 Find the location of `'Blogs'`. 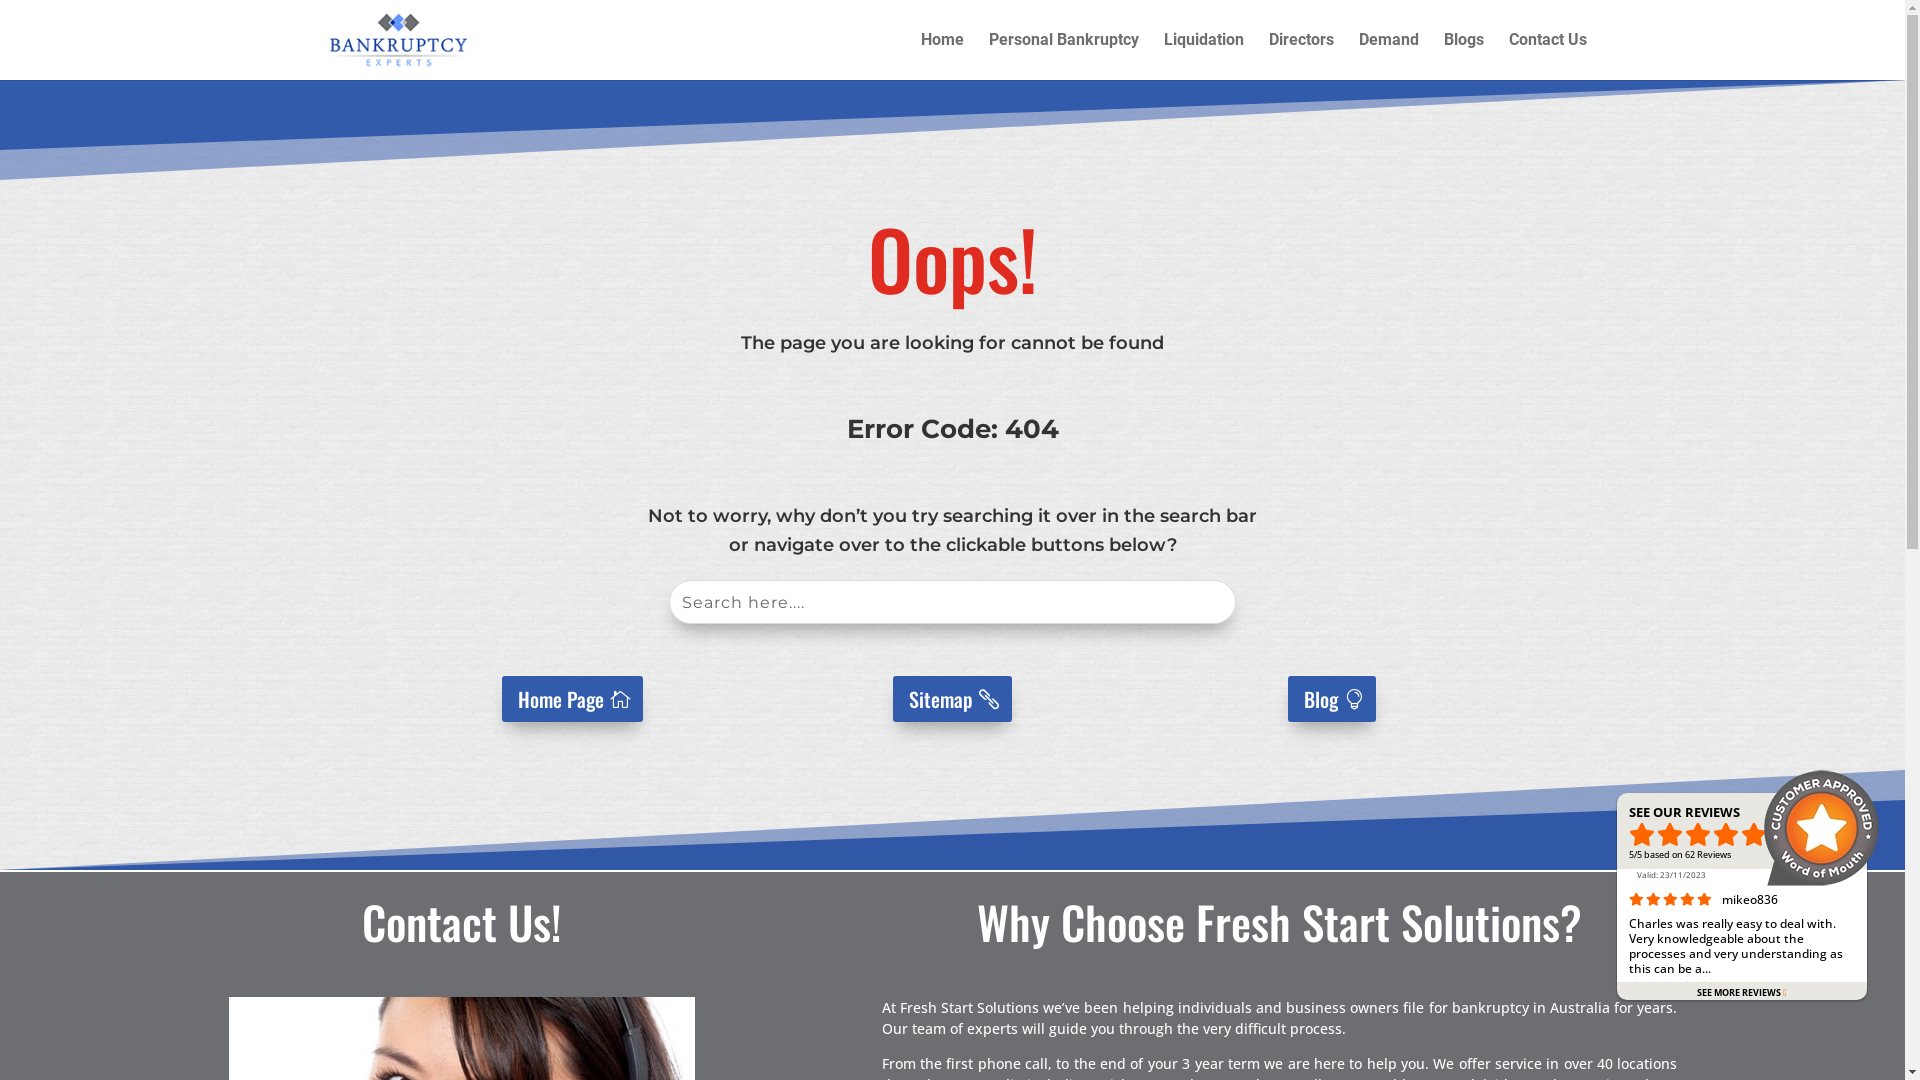

'Blogs' is located at coordinates (1464, 55).